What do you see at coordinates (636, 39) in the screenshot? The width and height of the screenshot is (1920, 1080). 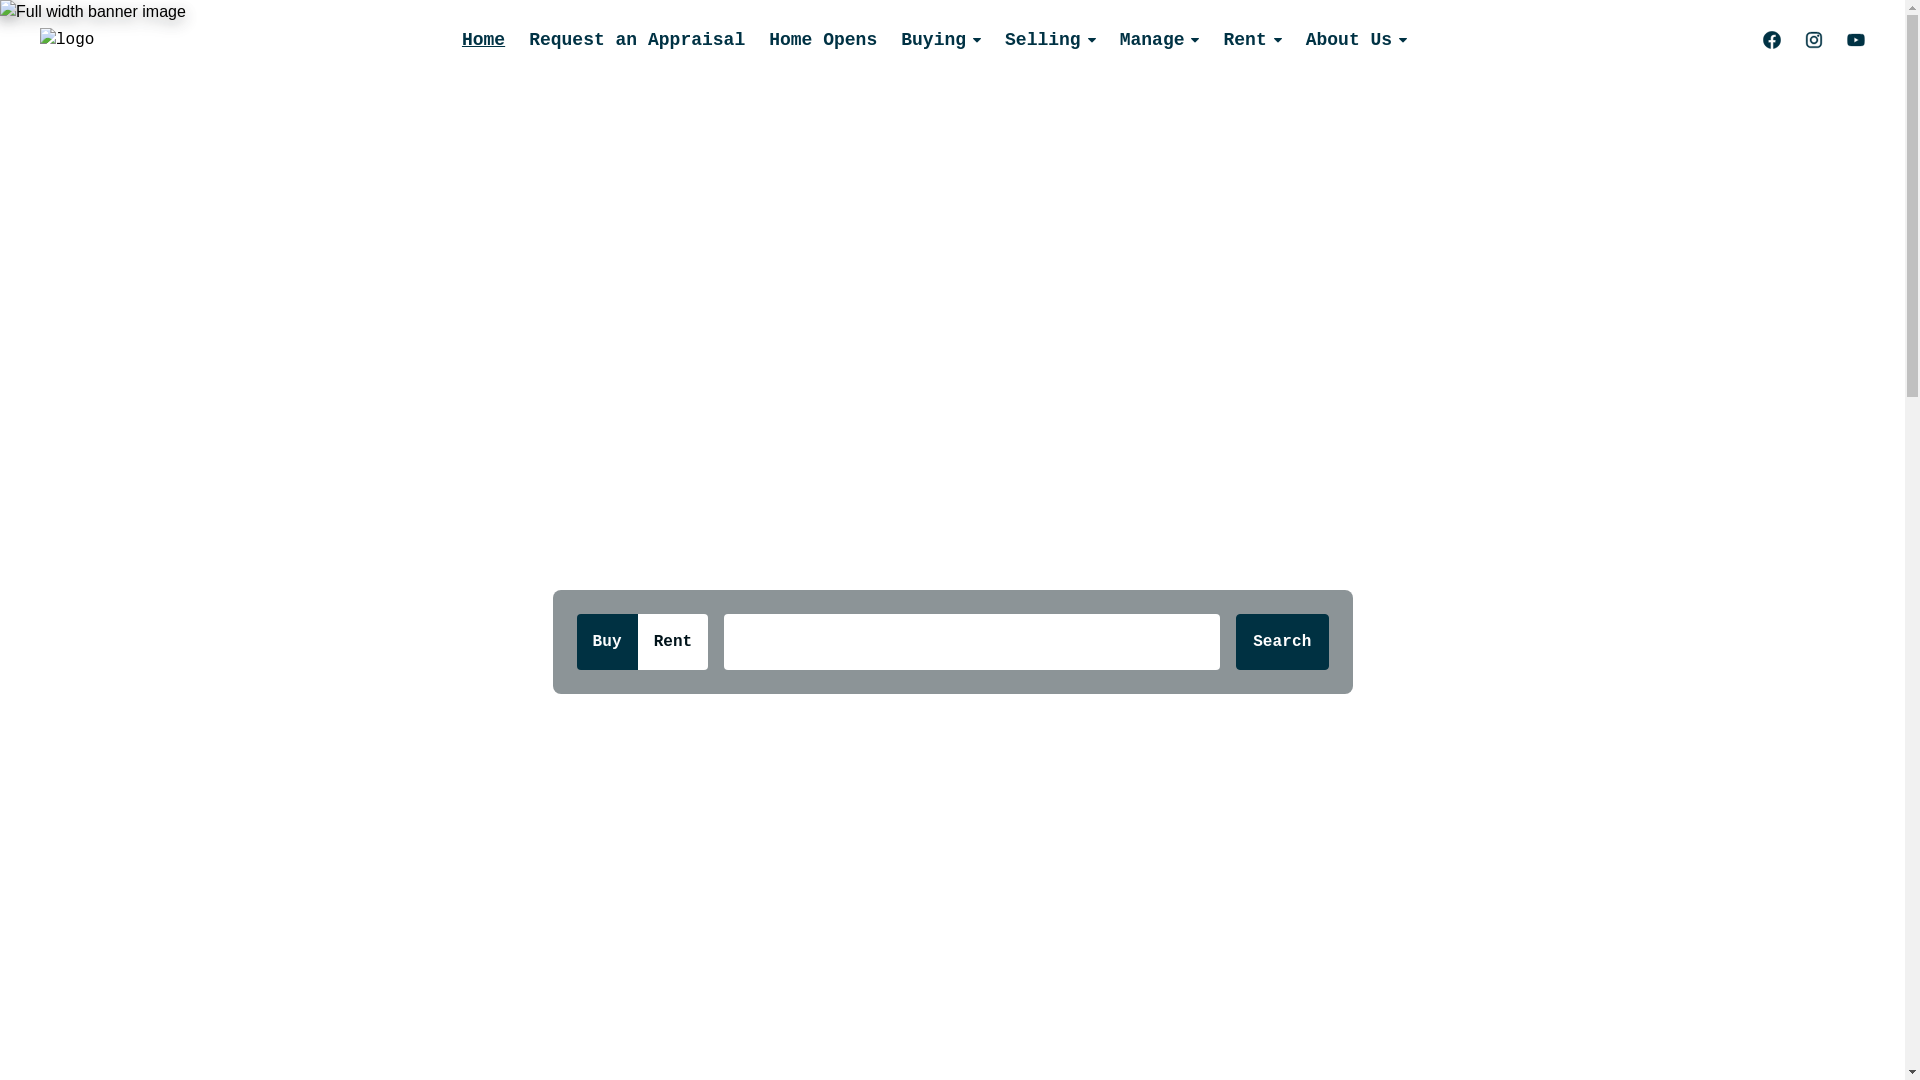 I see `'Request an Appraisal'` at bounding box center [636, 39].